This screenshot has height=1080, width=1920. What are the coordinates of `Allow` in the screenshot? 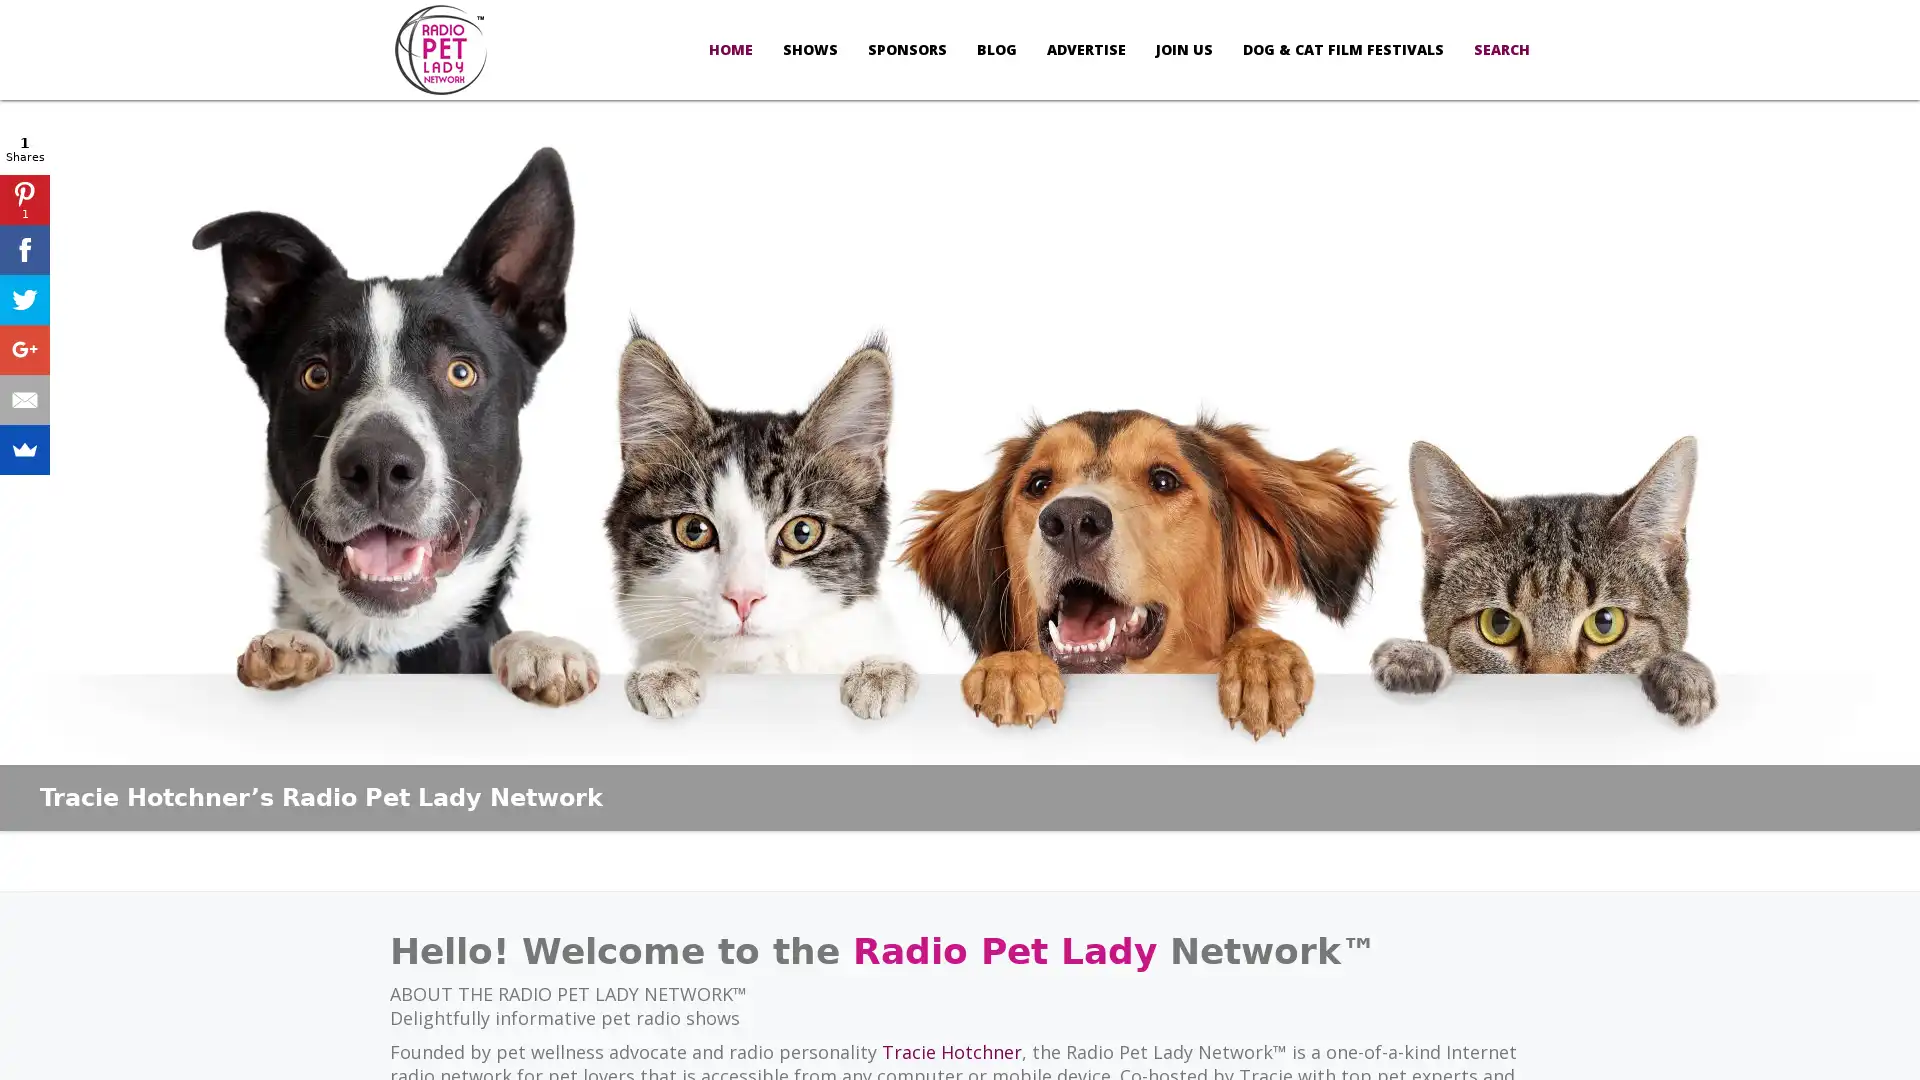 It's located at (1104, 115).